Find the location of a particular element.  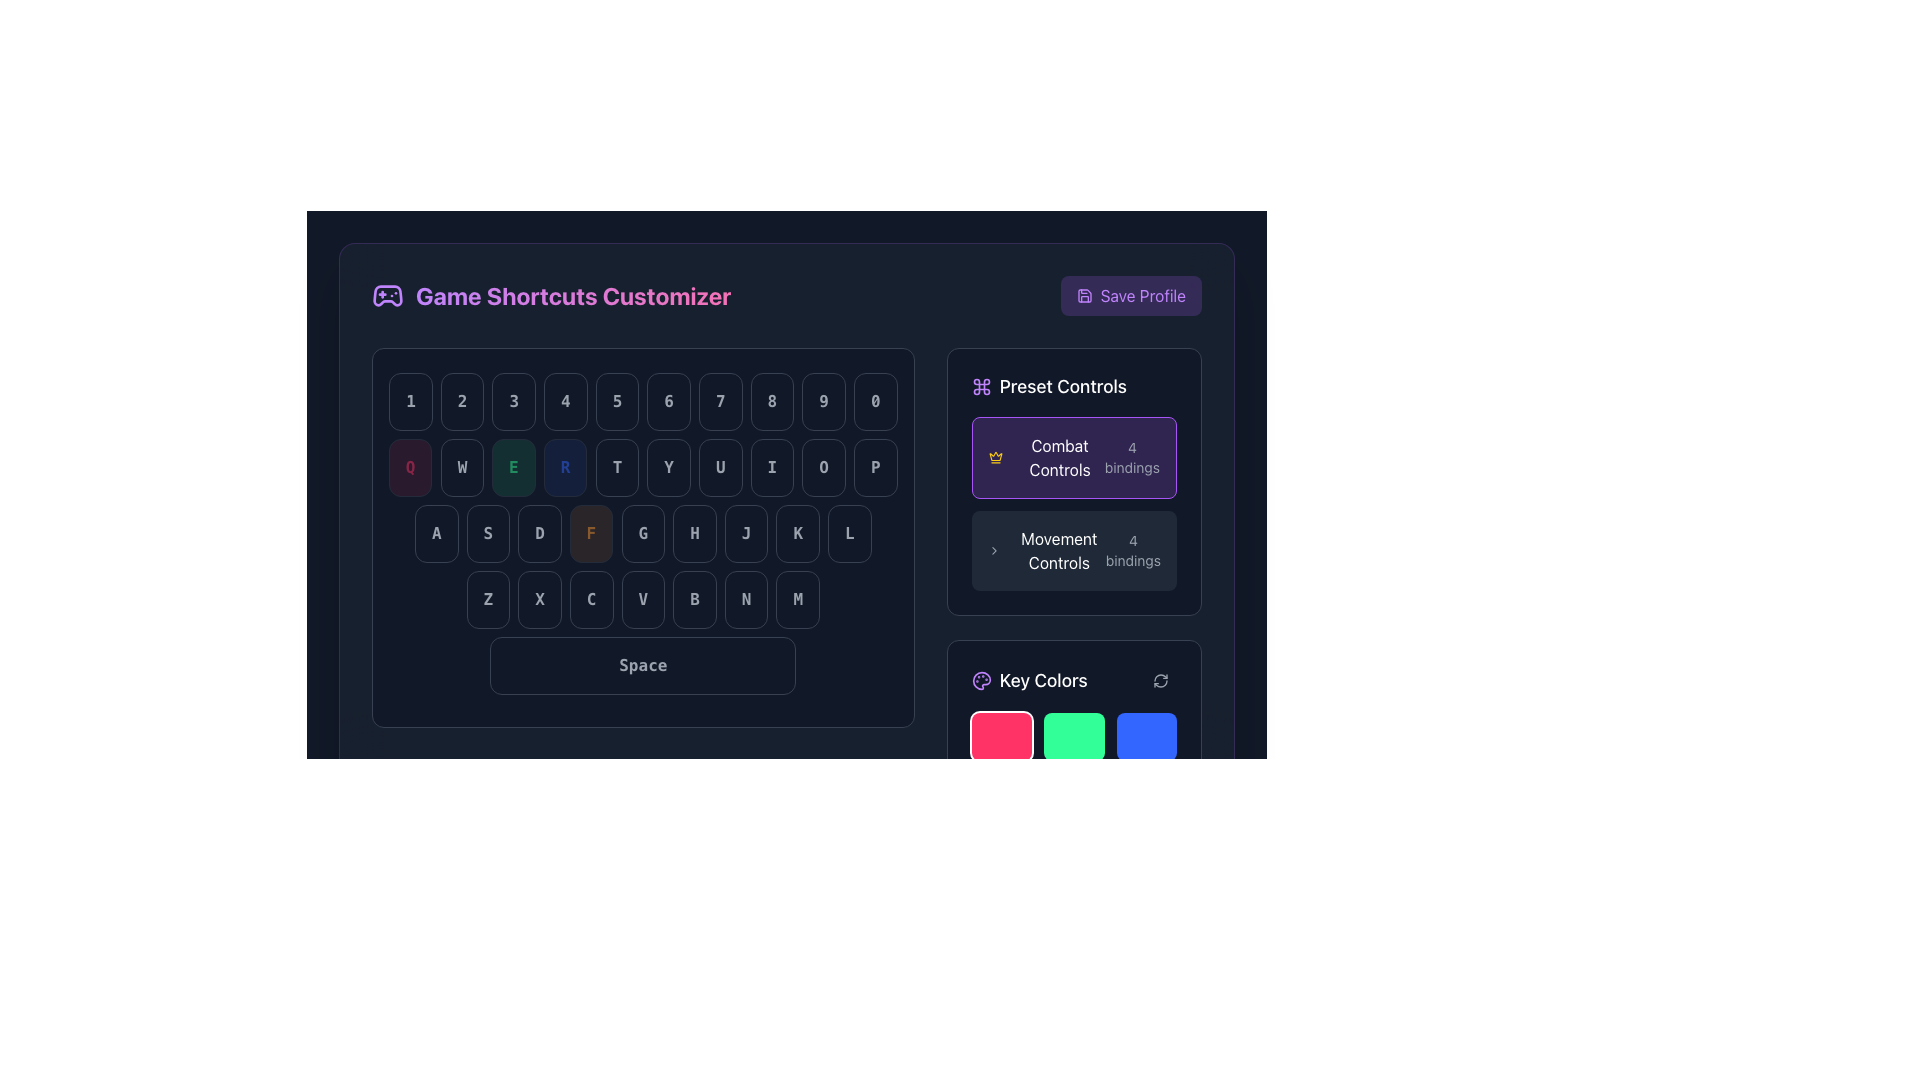

the virtual button labeled 'X', which is the second button in the bottom row of a keyboard-like layout, located between 'Z' and 'C' is located at coordinates (540, 599).